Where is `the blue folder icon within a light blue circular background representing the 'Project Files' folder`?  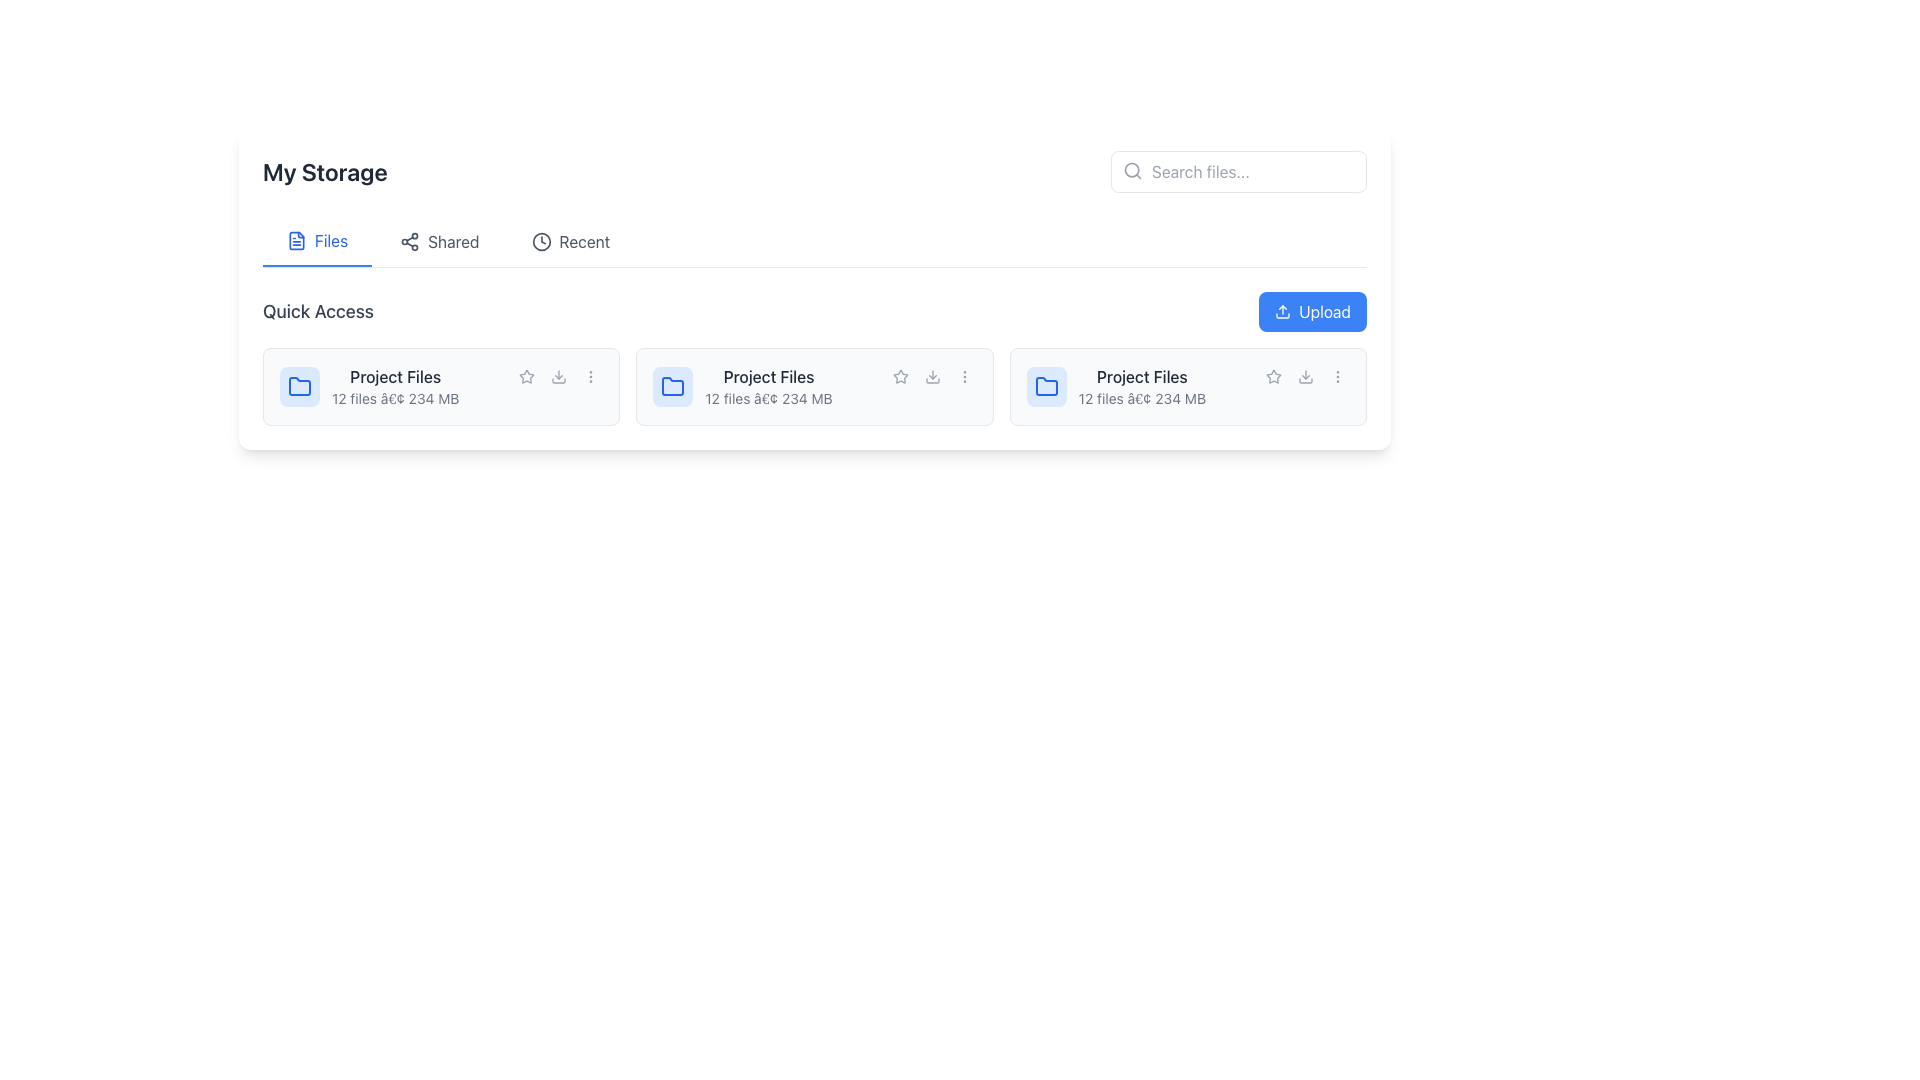 the blue folder icon within a light blue circular background representing the 'Project Files' folder is located at coordinates (1045, 386).